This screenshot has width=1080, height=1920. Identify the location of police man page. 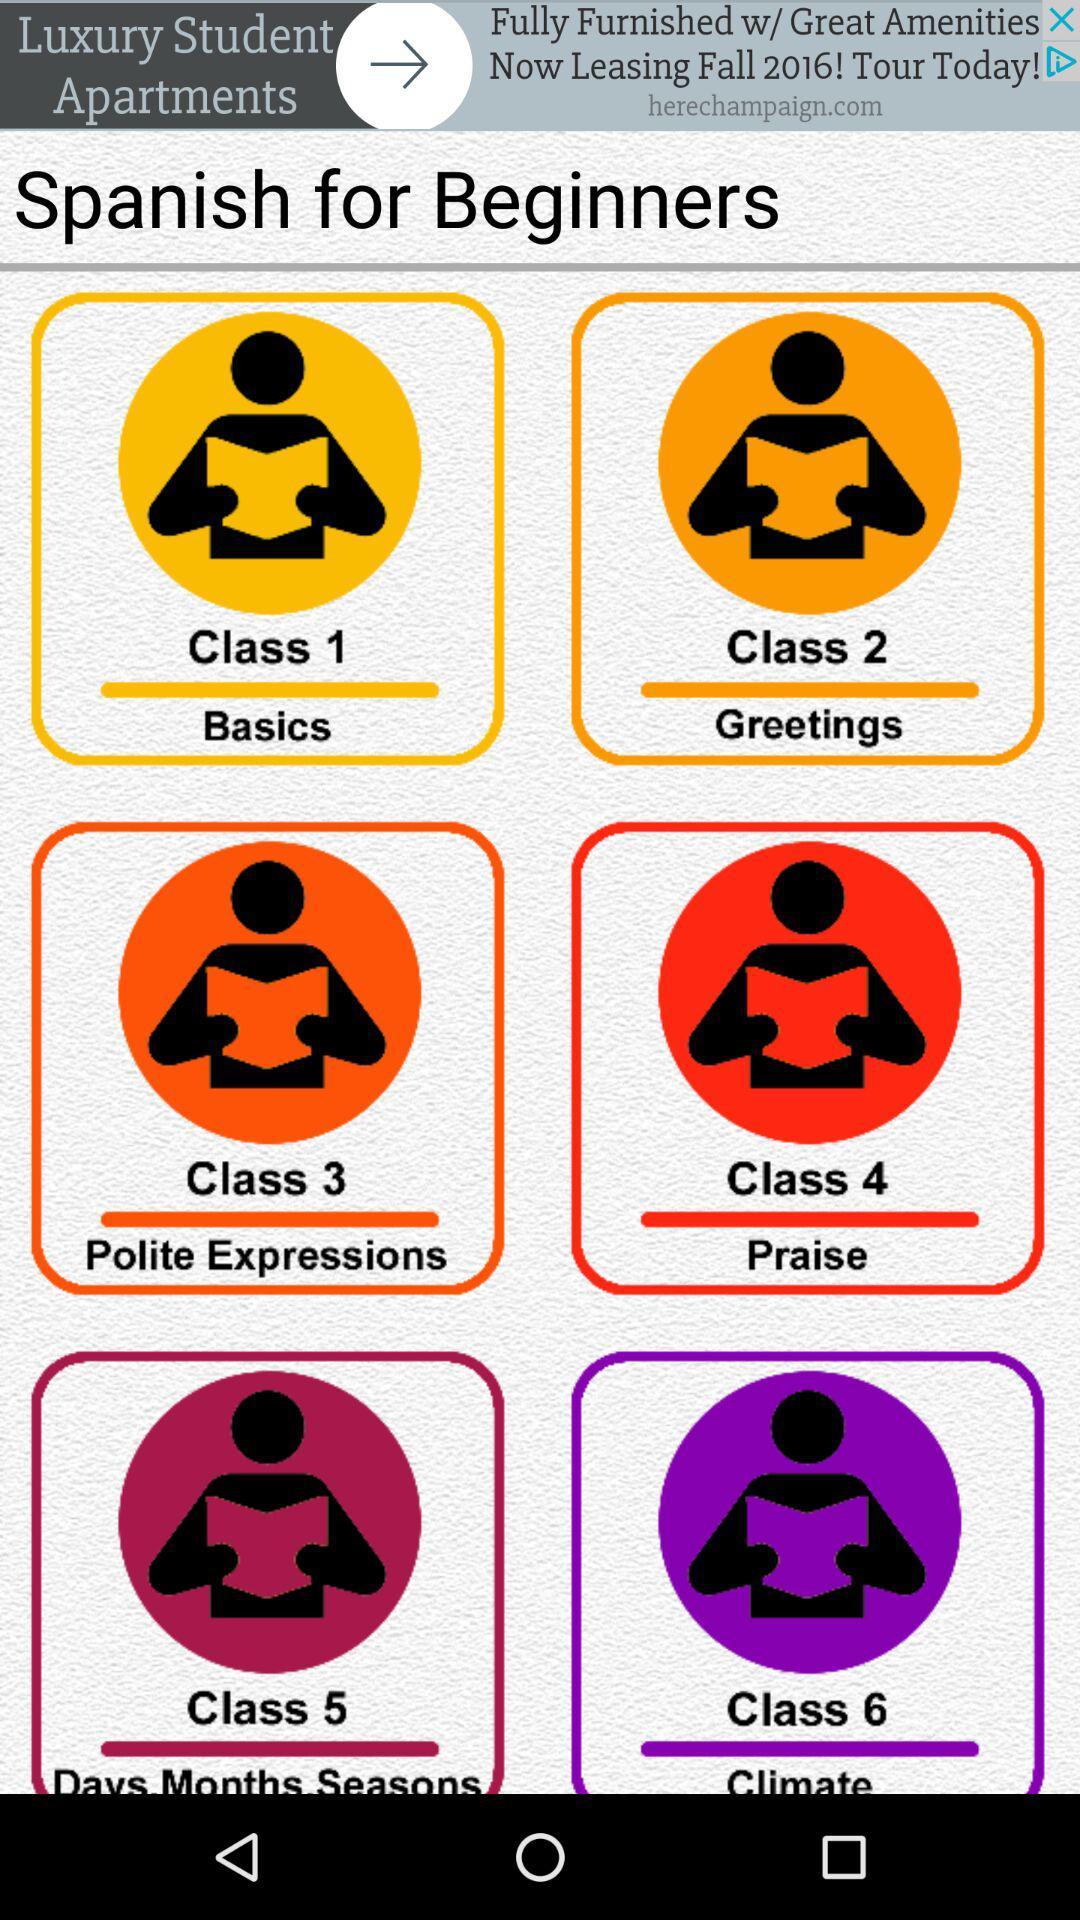
(270, 1064).